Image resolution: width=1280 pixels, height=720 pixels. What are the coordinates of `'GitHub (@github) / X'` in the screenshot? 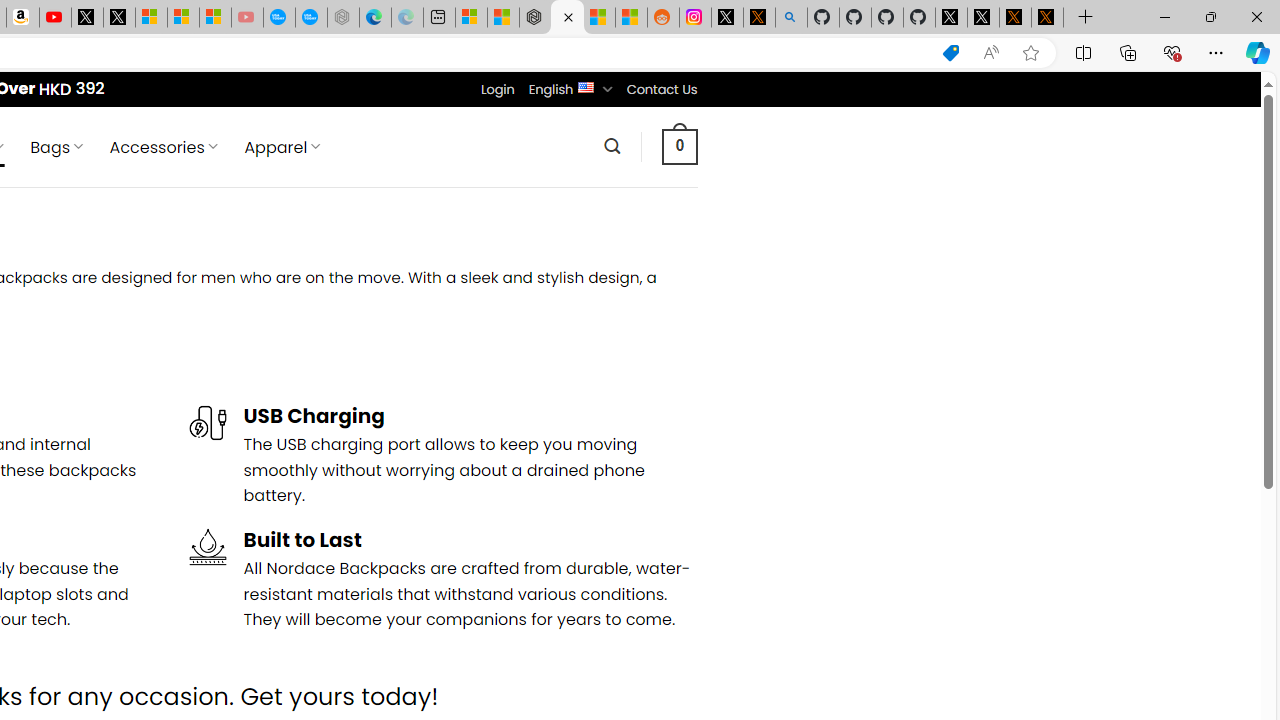 It's located at (983, 17).